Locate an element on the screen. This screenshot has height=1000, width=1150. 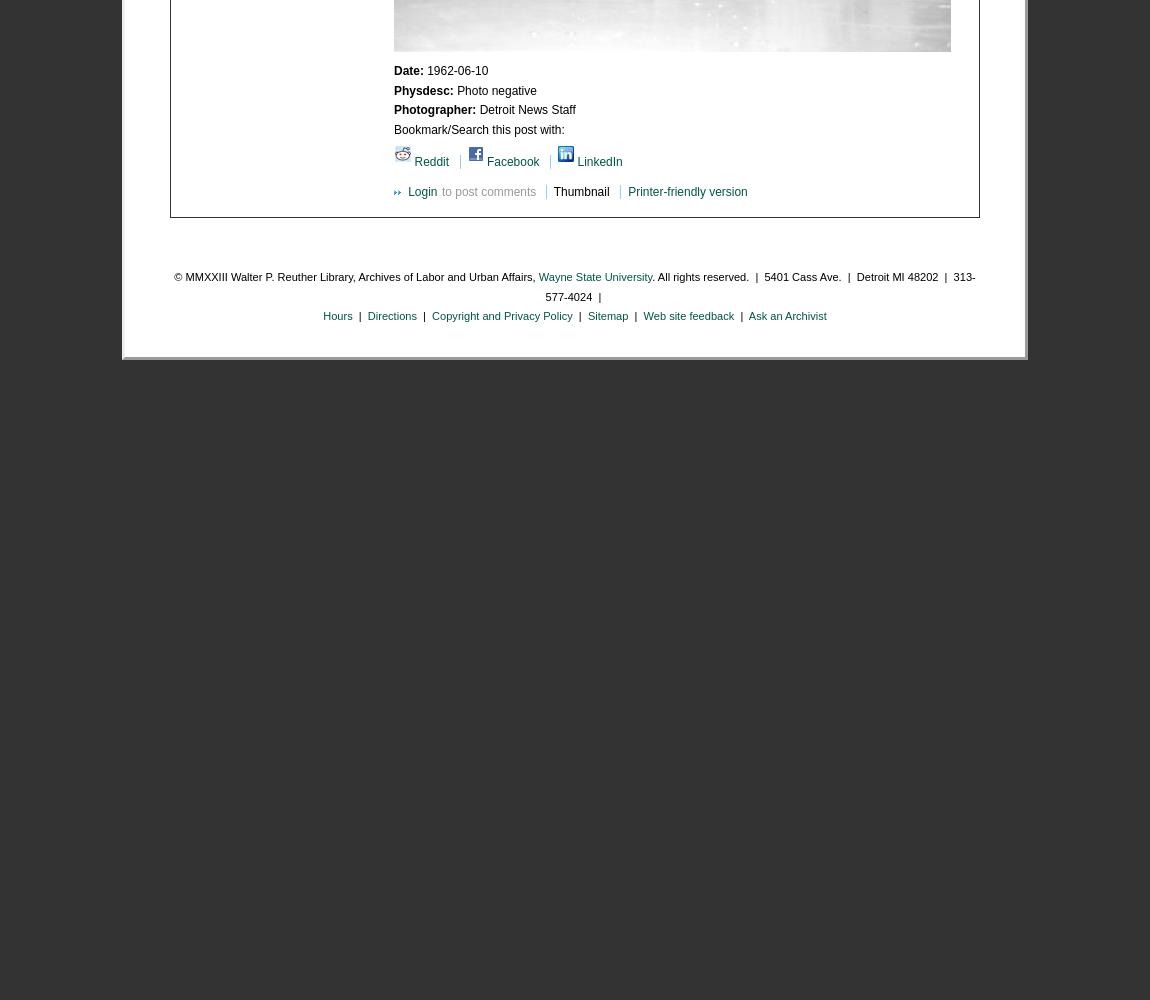
'Hours' is located at coordinates (337, 315).